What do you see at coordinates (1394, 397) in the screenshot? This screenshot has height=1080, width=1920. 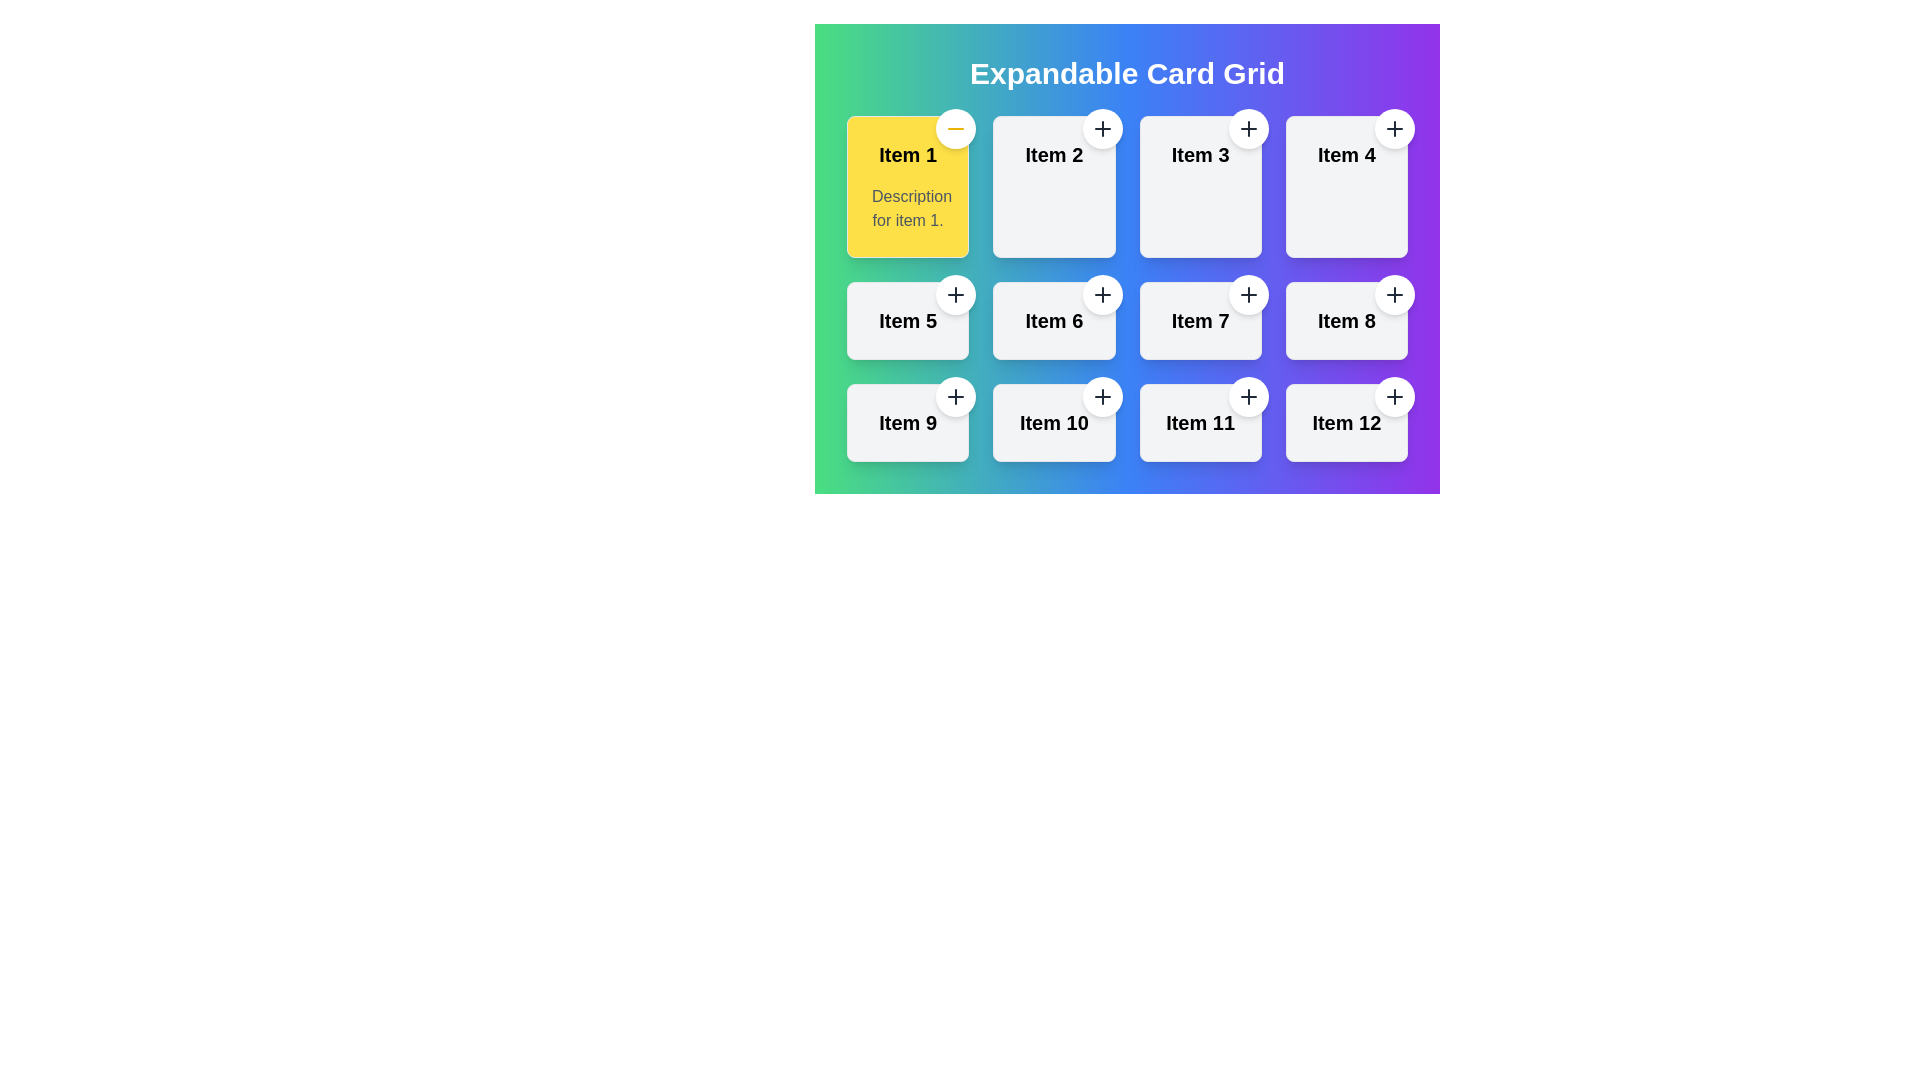 I see `the small circular button with a white background and a plus icon located at the top-right corner of the card labeled 'Item 12' in the grid layout` at bounding box center [1394, 397].